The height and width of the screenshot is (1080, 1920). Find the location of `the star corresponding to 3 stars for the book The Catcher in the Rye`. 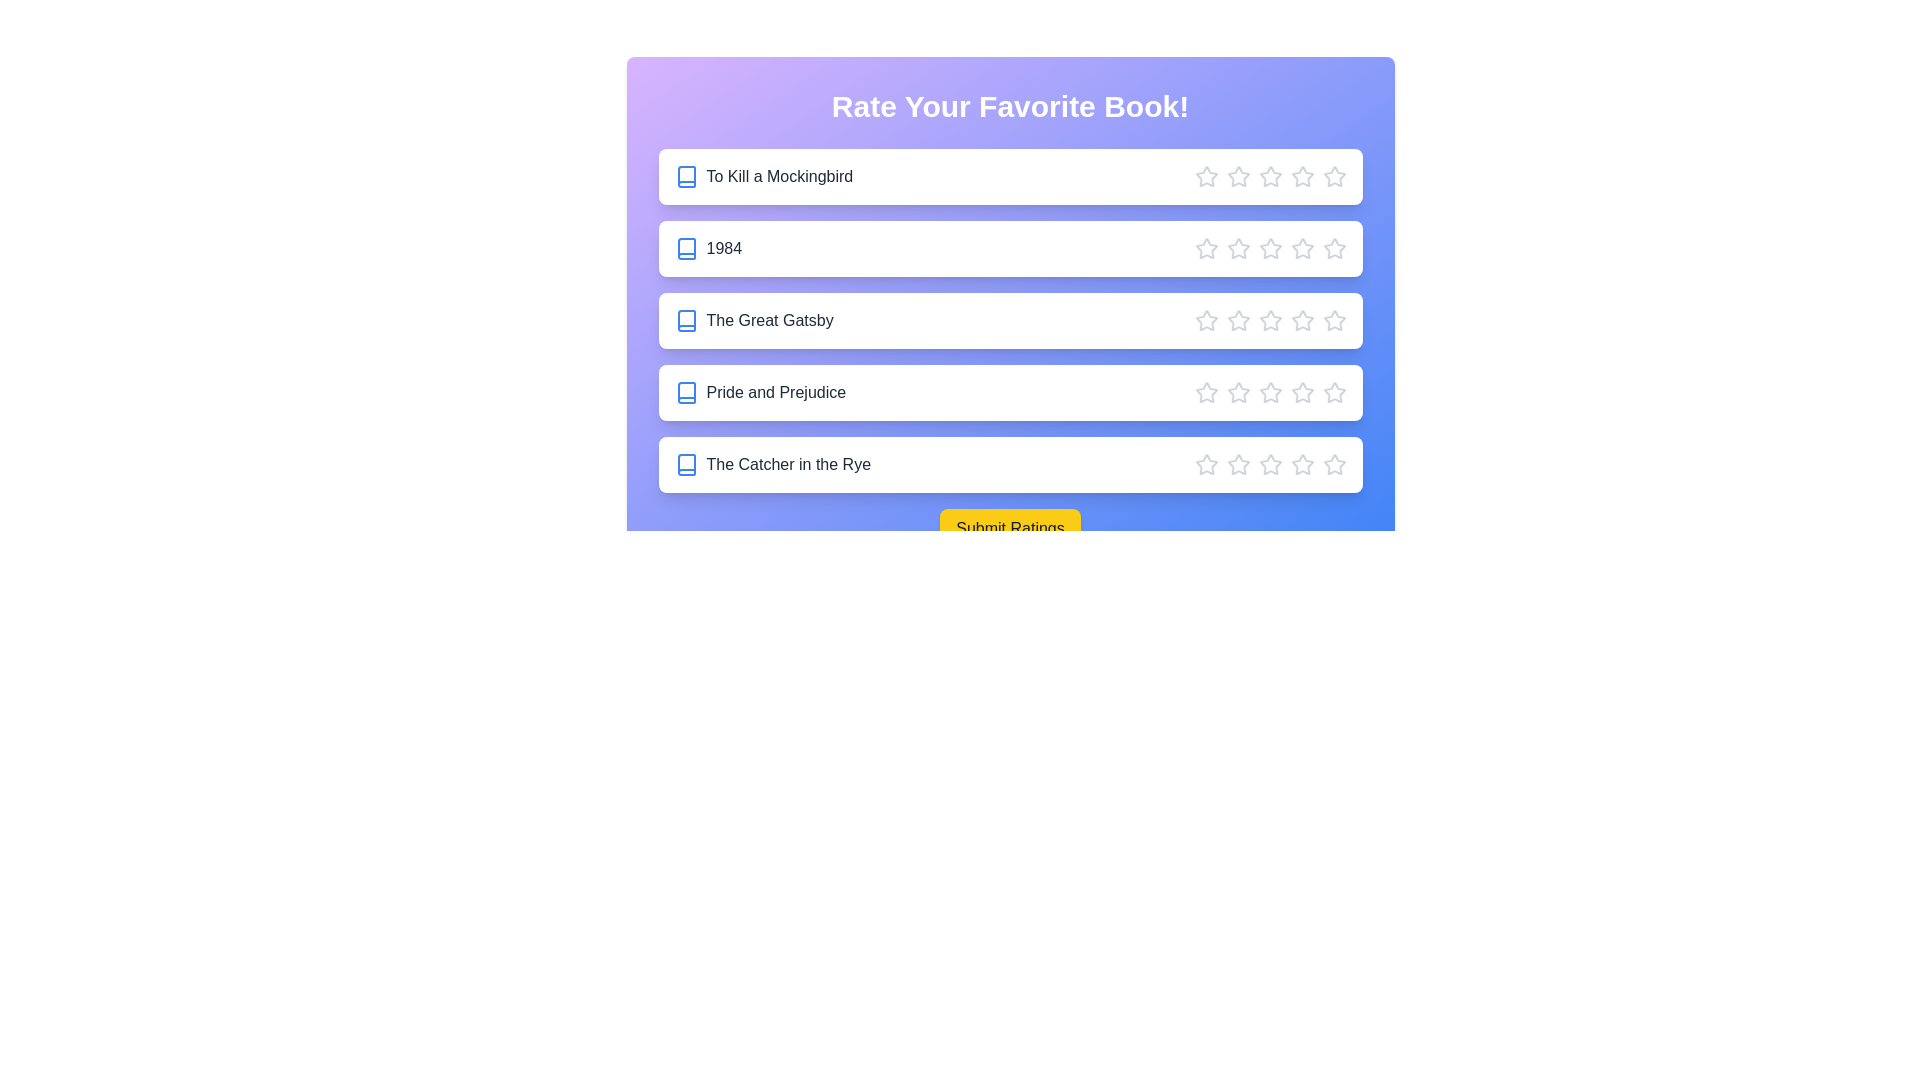

the star corresponding to 3 stars for the book The Catcher in the Rye is located at coordinates (1269, 465).